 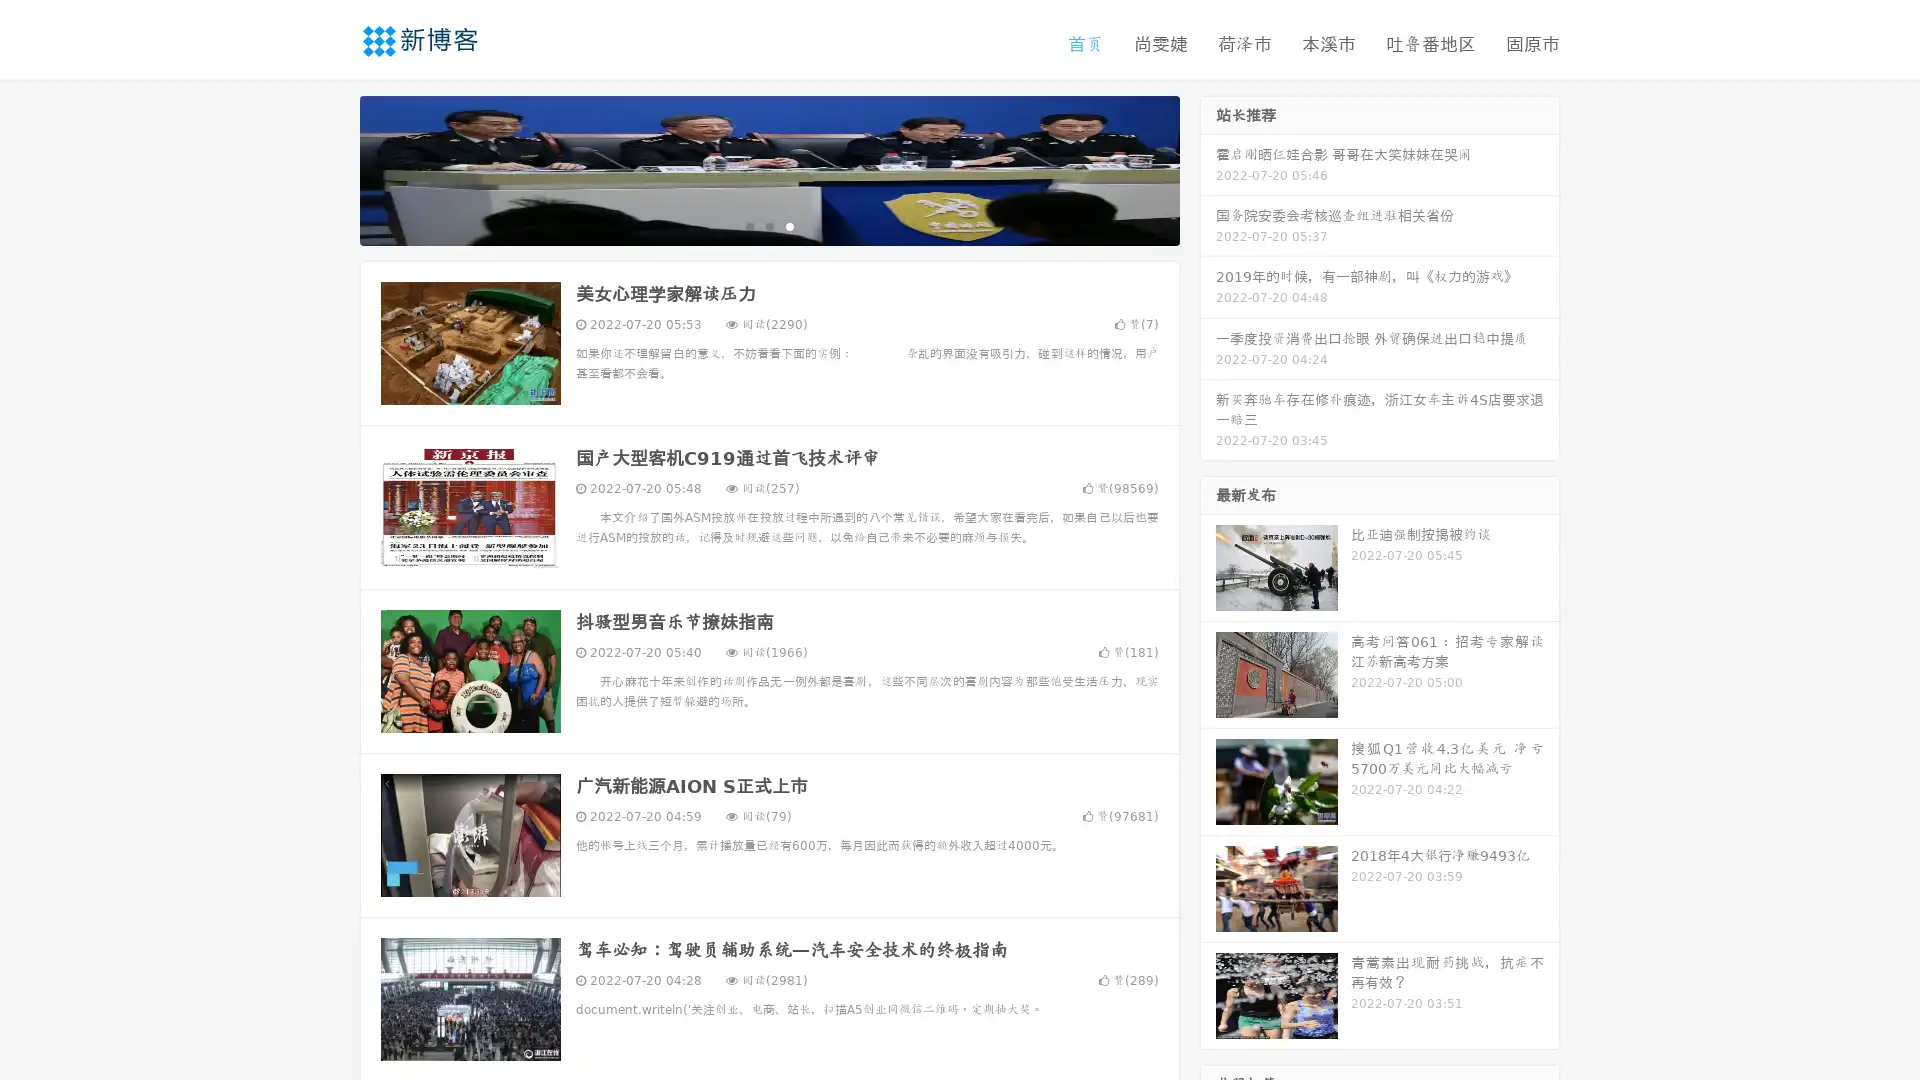 I want to click on Go to slide 1, so click(x=748, y=225).